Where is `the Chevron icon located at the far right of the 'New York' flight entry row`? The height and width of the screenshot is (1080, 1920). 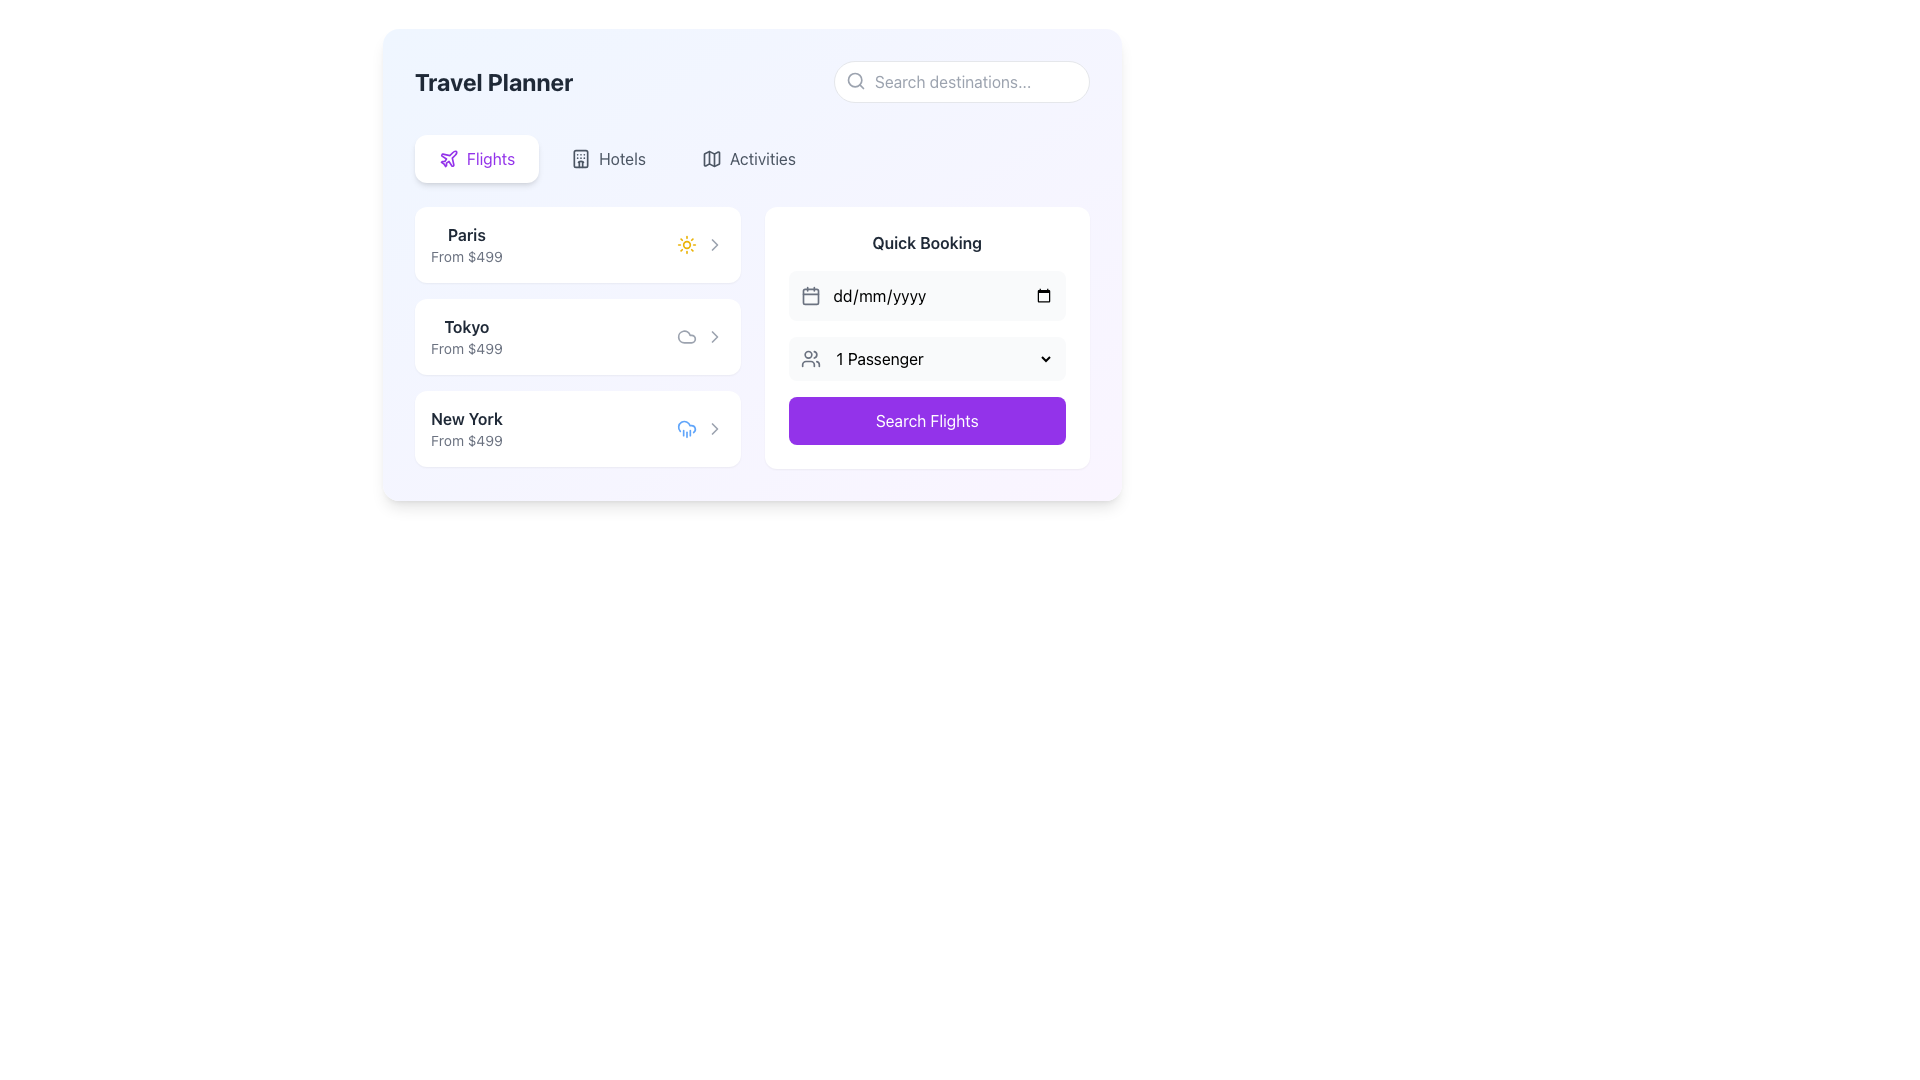 the Chevron icon located at the far right of the 'New York' flight entry row is located at coordinates (714, 427).